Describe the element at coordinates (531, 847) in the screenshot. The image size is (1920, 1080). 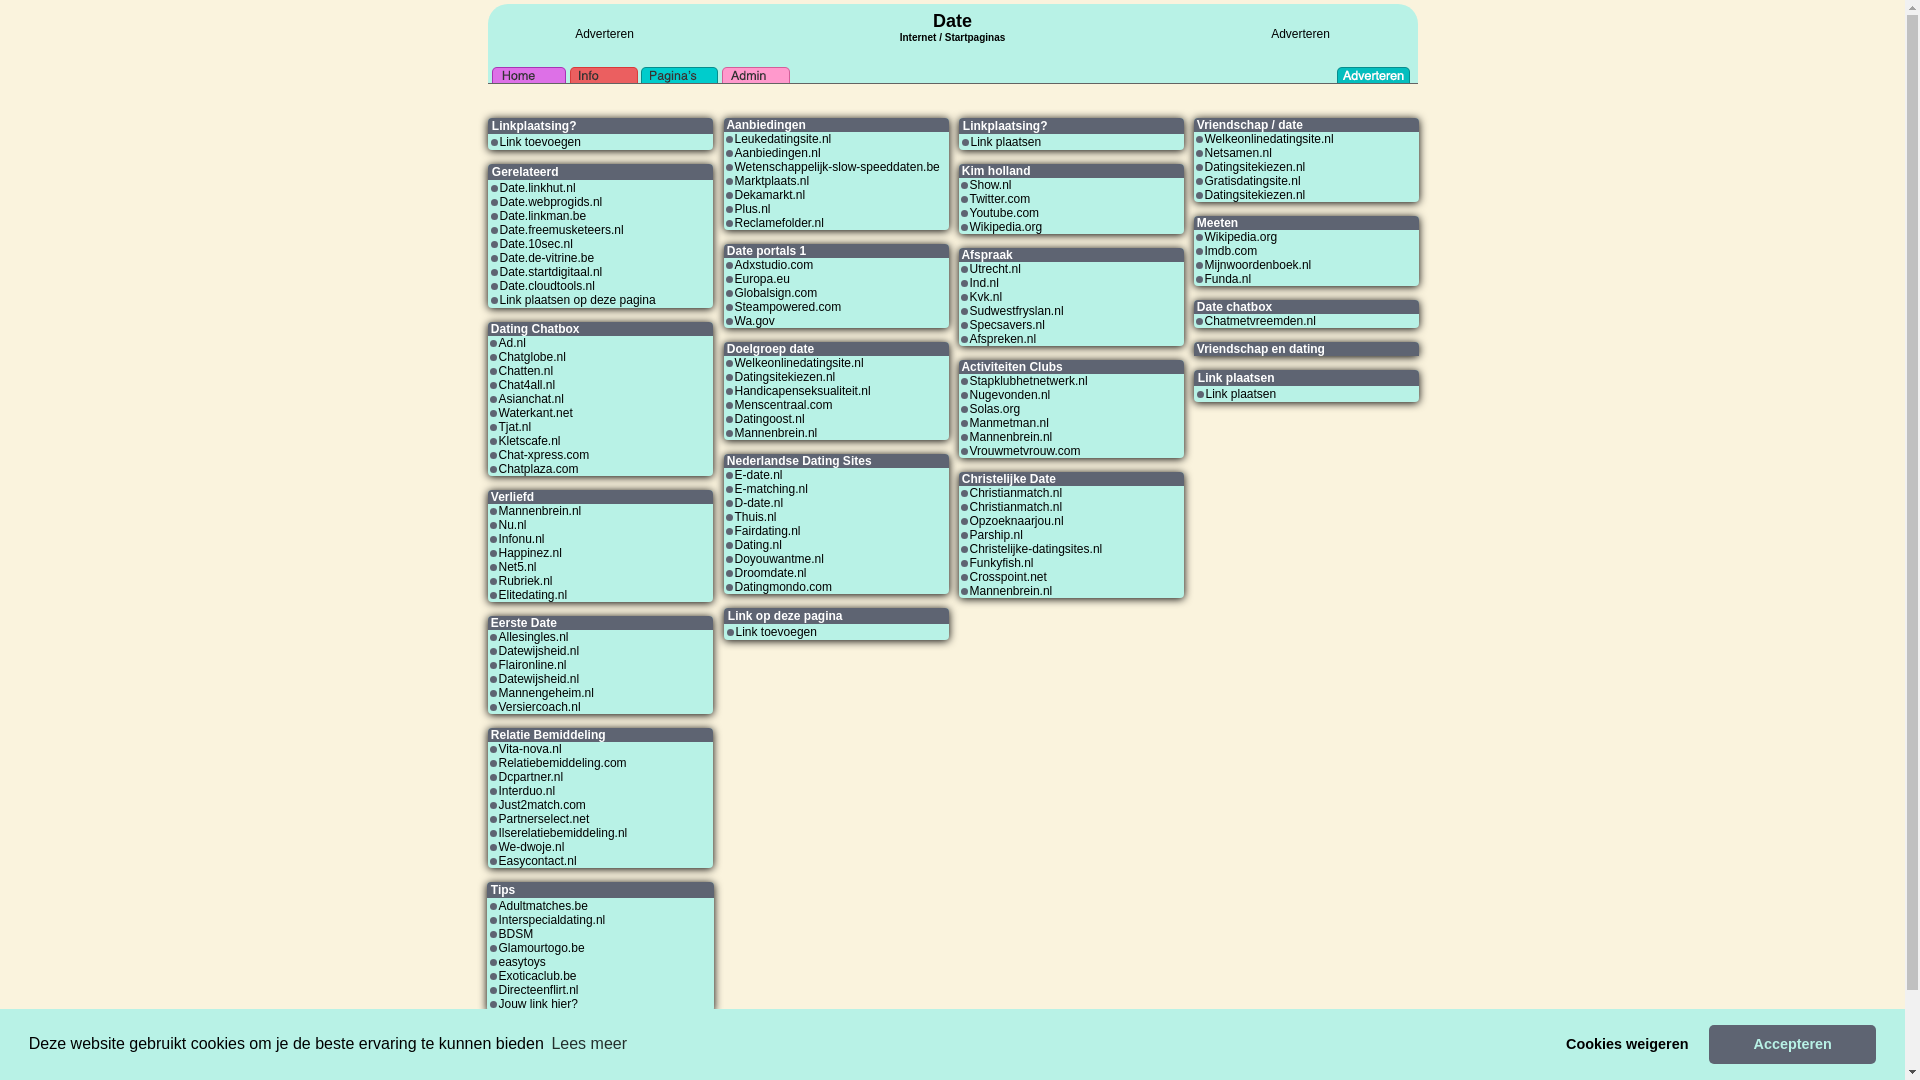
I see `'We-dwoje.nl'` at that location.